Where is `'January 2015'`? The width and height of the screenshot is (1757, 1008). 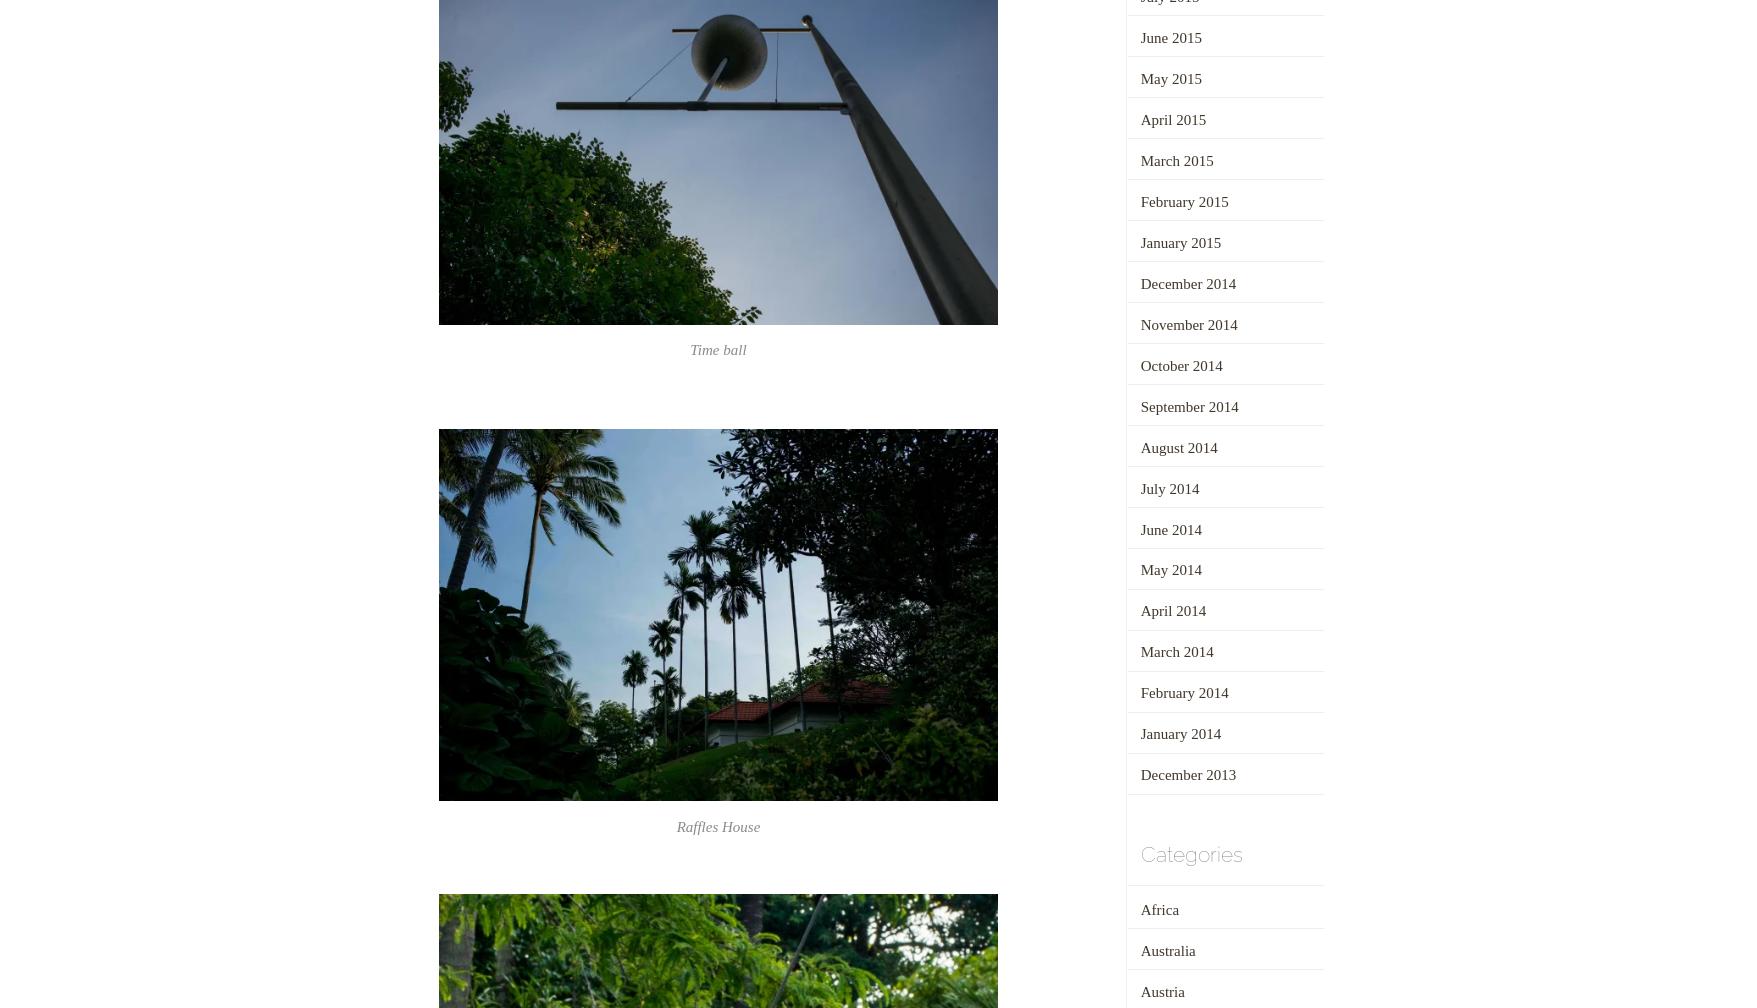 'January 2015' is located at coordinates (1138, 242).